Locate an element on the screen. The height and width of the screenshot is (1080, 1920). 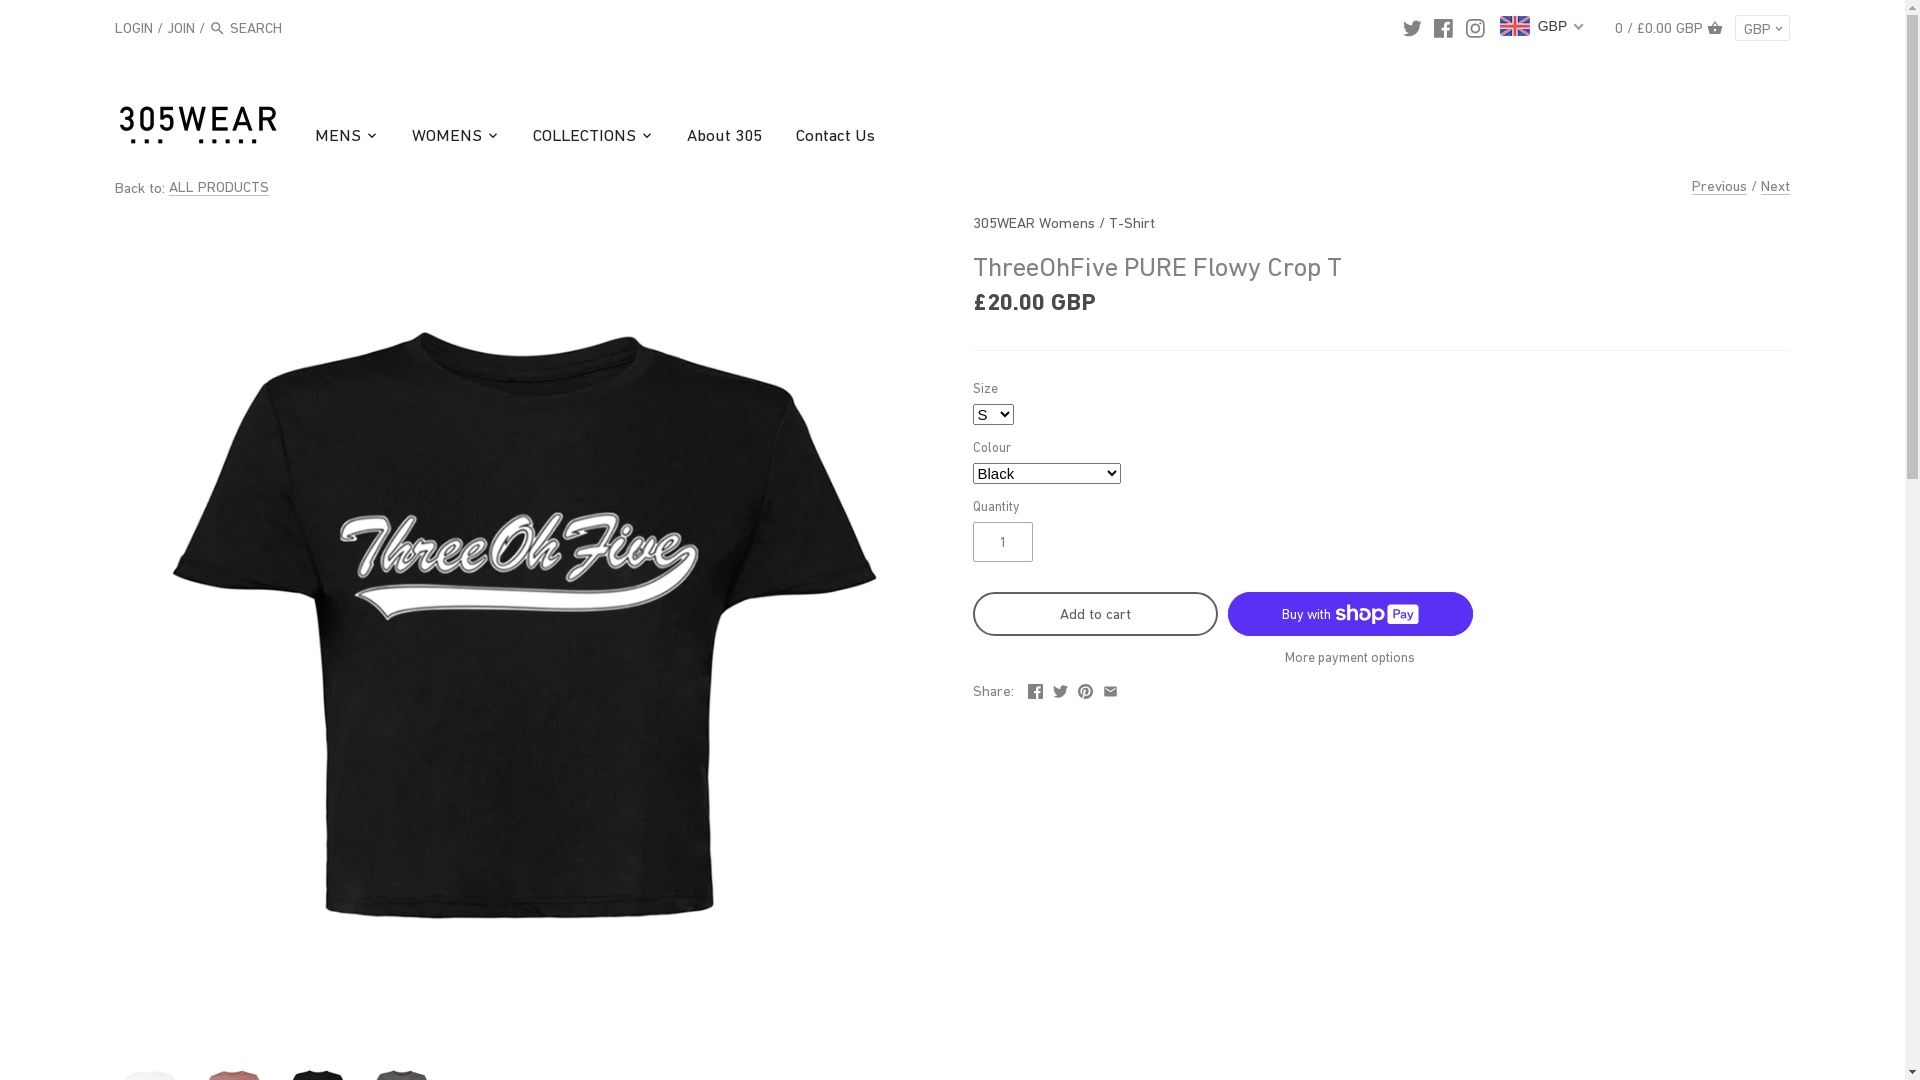
'About 305' is located at coordinates (670, 137).